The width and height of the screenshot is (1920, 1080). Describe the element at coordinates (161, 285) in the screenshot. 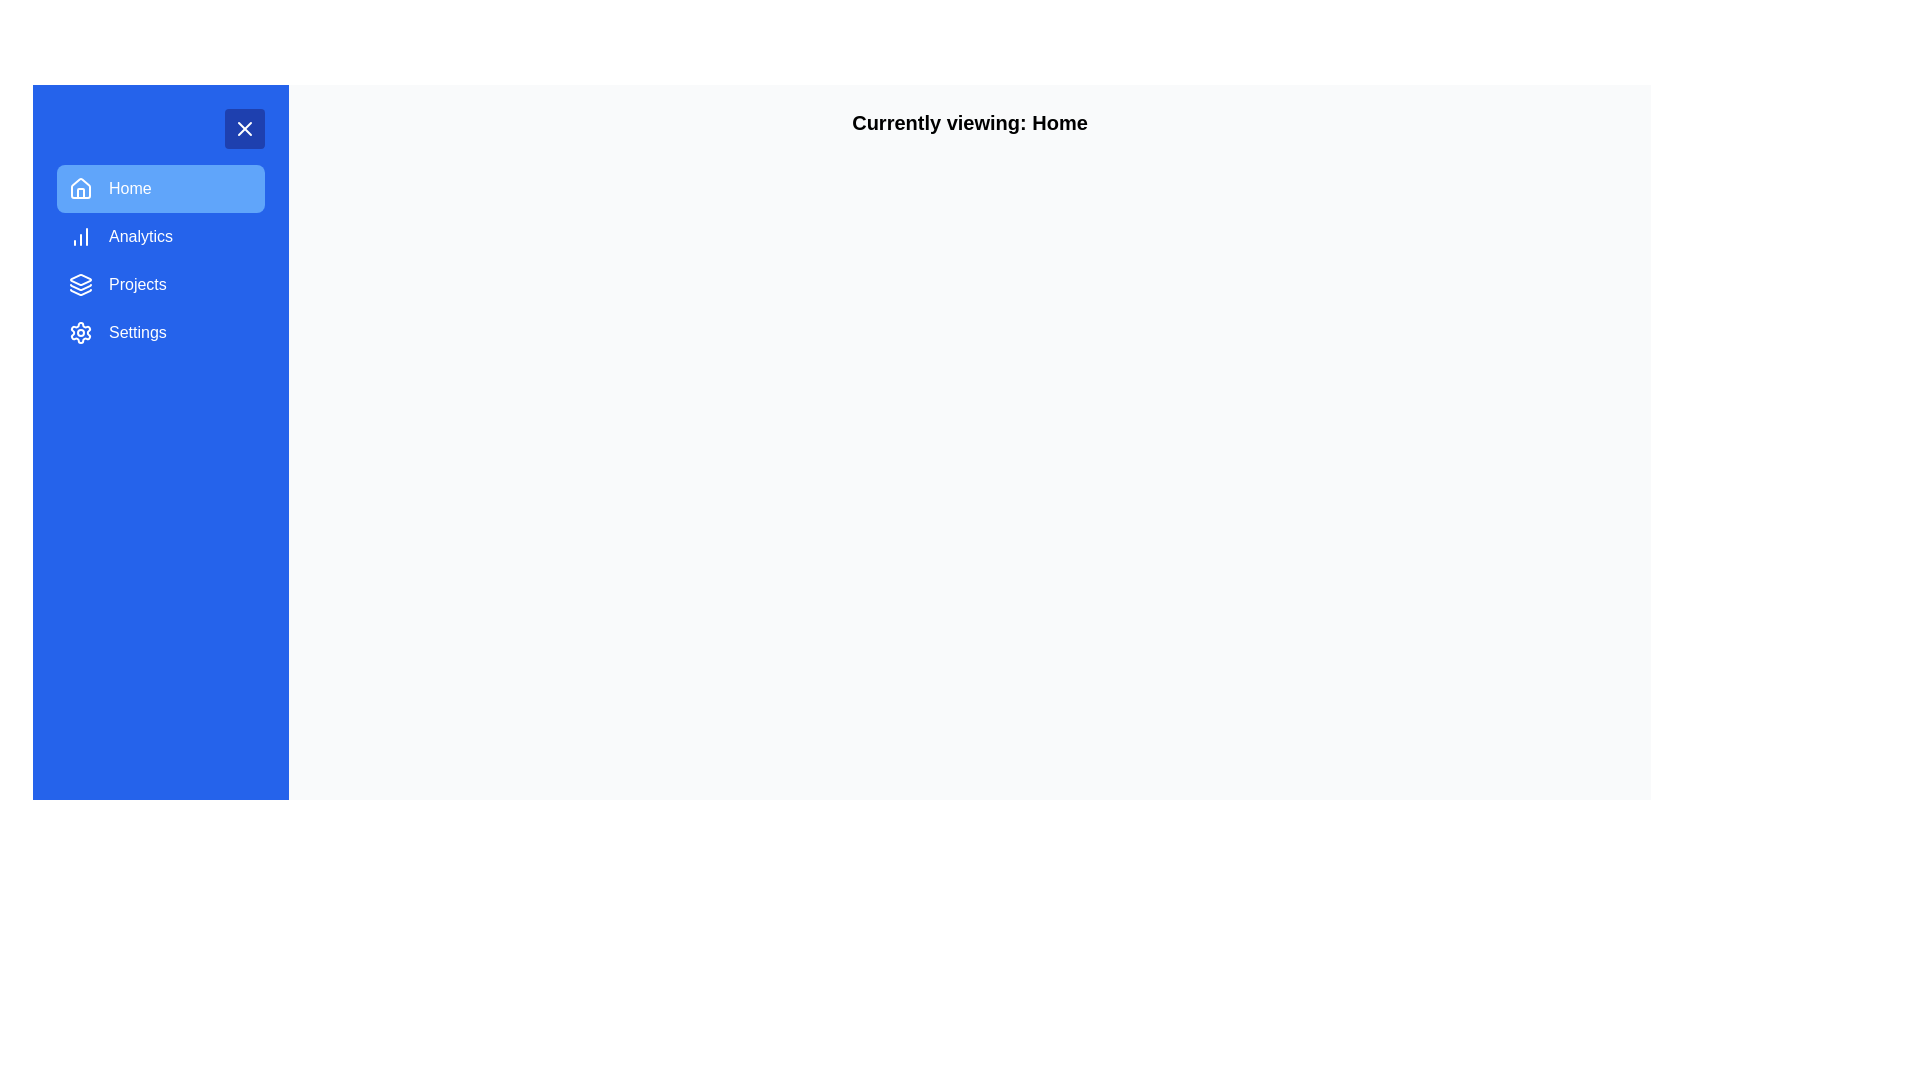

I see `the 'Projects' button in the vertical menu, which is the third option located between 'Analytics' and 'Settings'` at that location.